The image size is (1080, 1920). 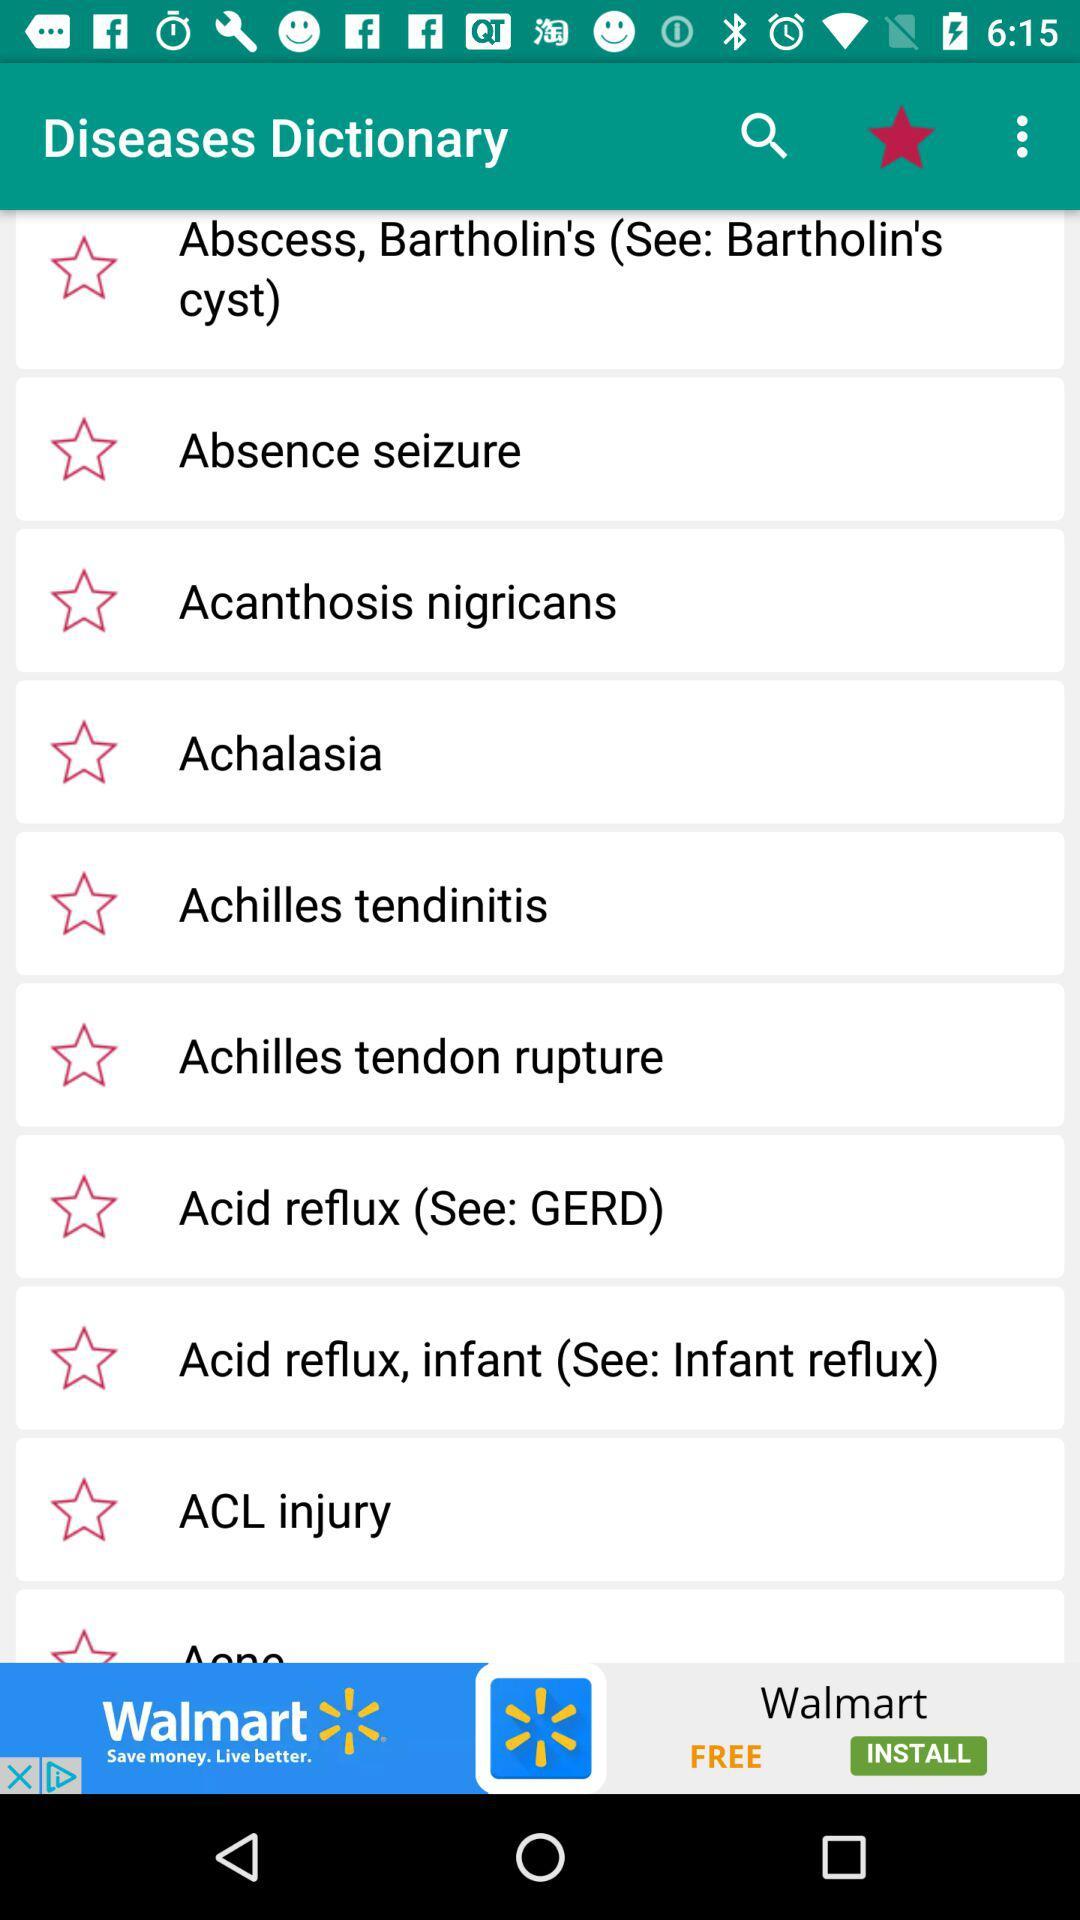 What do you see at coordinates (83, 1357) in the screenshot?
I see `acid reflux` at bounding box center [83, 1357].